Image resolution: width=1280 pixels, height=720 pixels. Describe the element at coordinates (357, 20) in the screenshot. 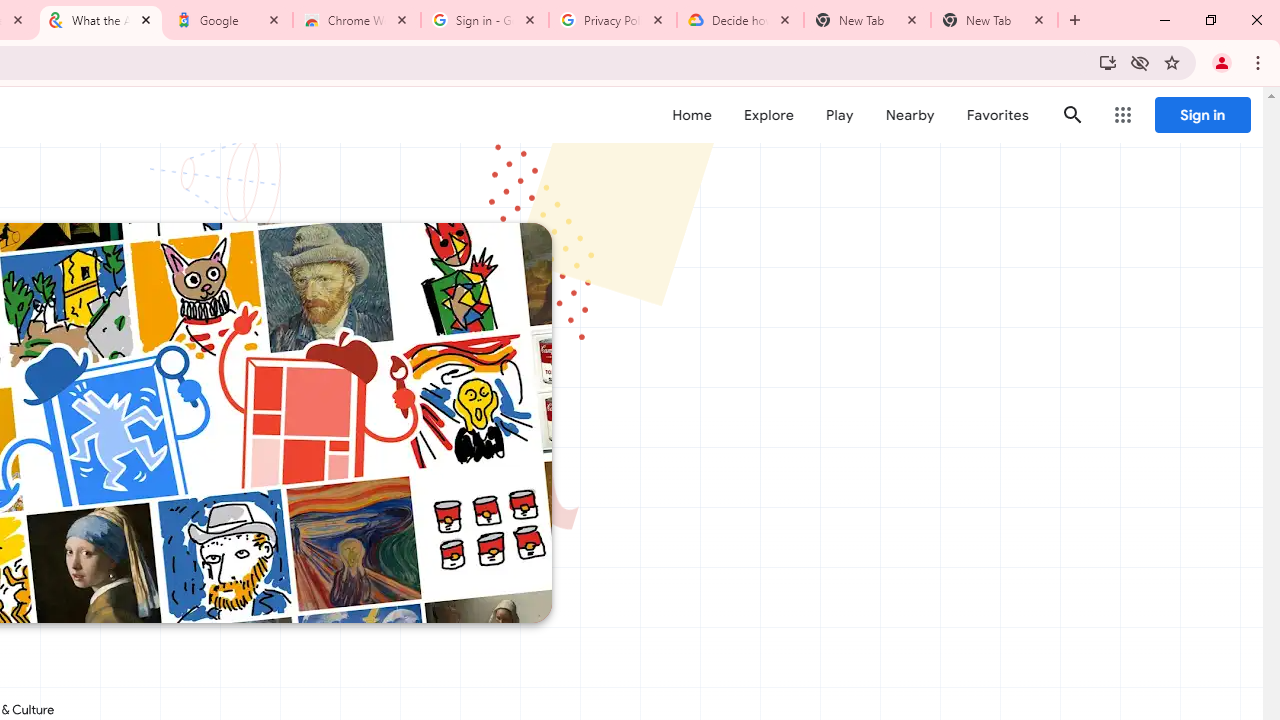

I see `'Chrome Web Store - Color themes by Chrome'` at that location.